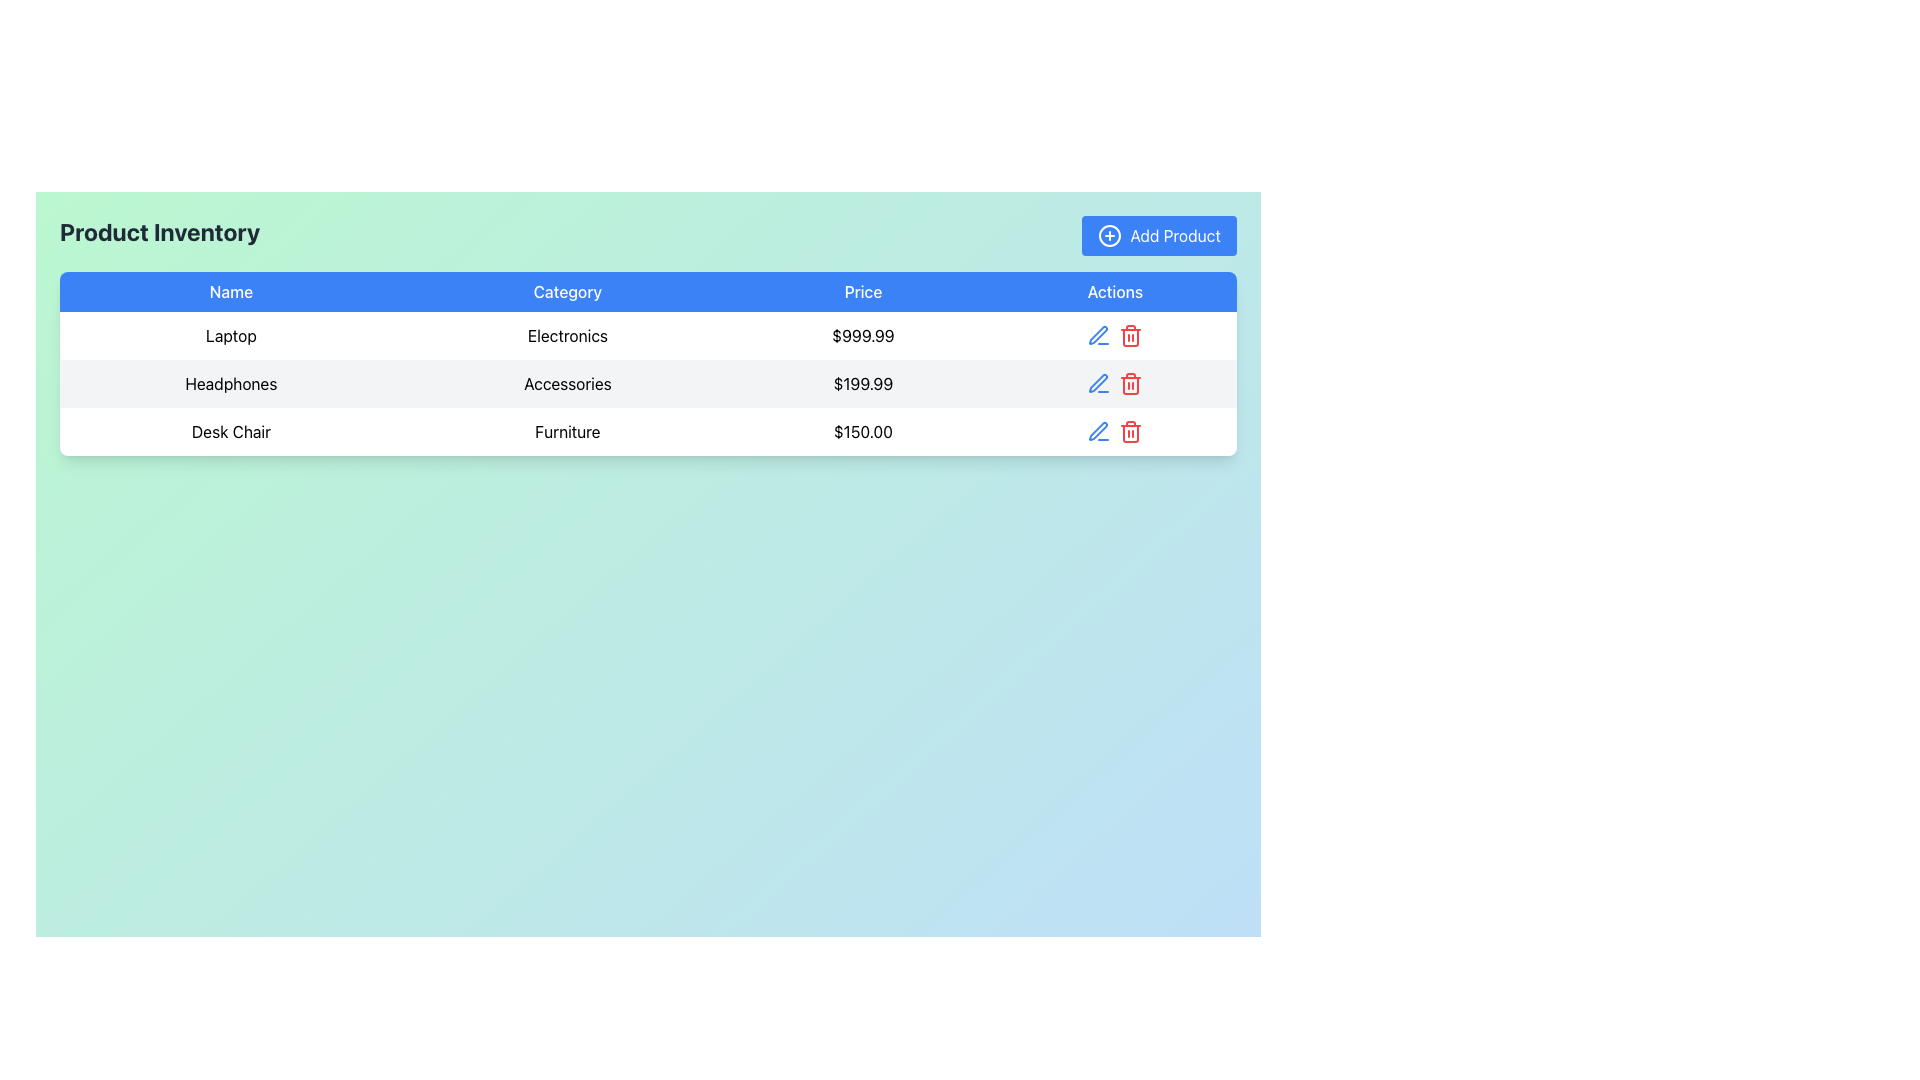  What do you see at coordinates (648, 334) in the screenshot?
I see `the first data display row in the product inventory table that shows the product 'Laptop', which includes its name, category, and price` at bounding box center [648, 334].